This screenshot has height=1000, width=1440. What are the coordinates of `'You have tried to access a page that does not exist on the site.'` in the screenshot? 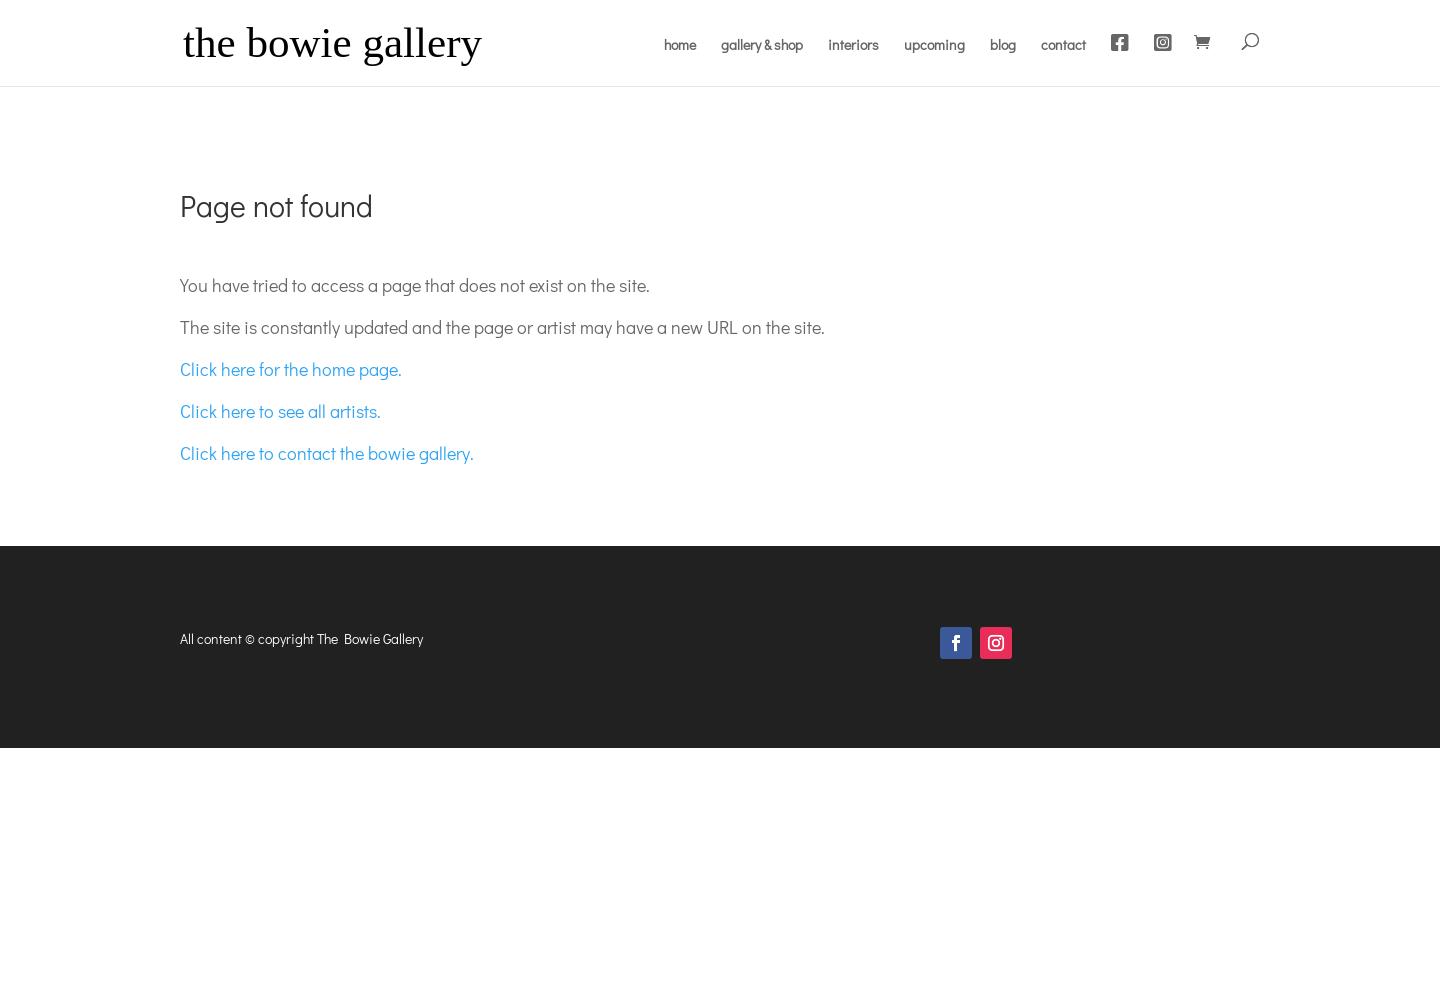 It's located at (414, 284).